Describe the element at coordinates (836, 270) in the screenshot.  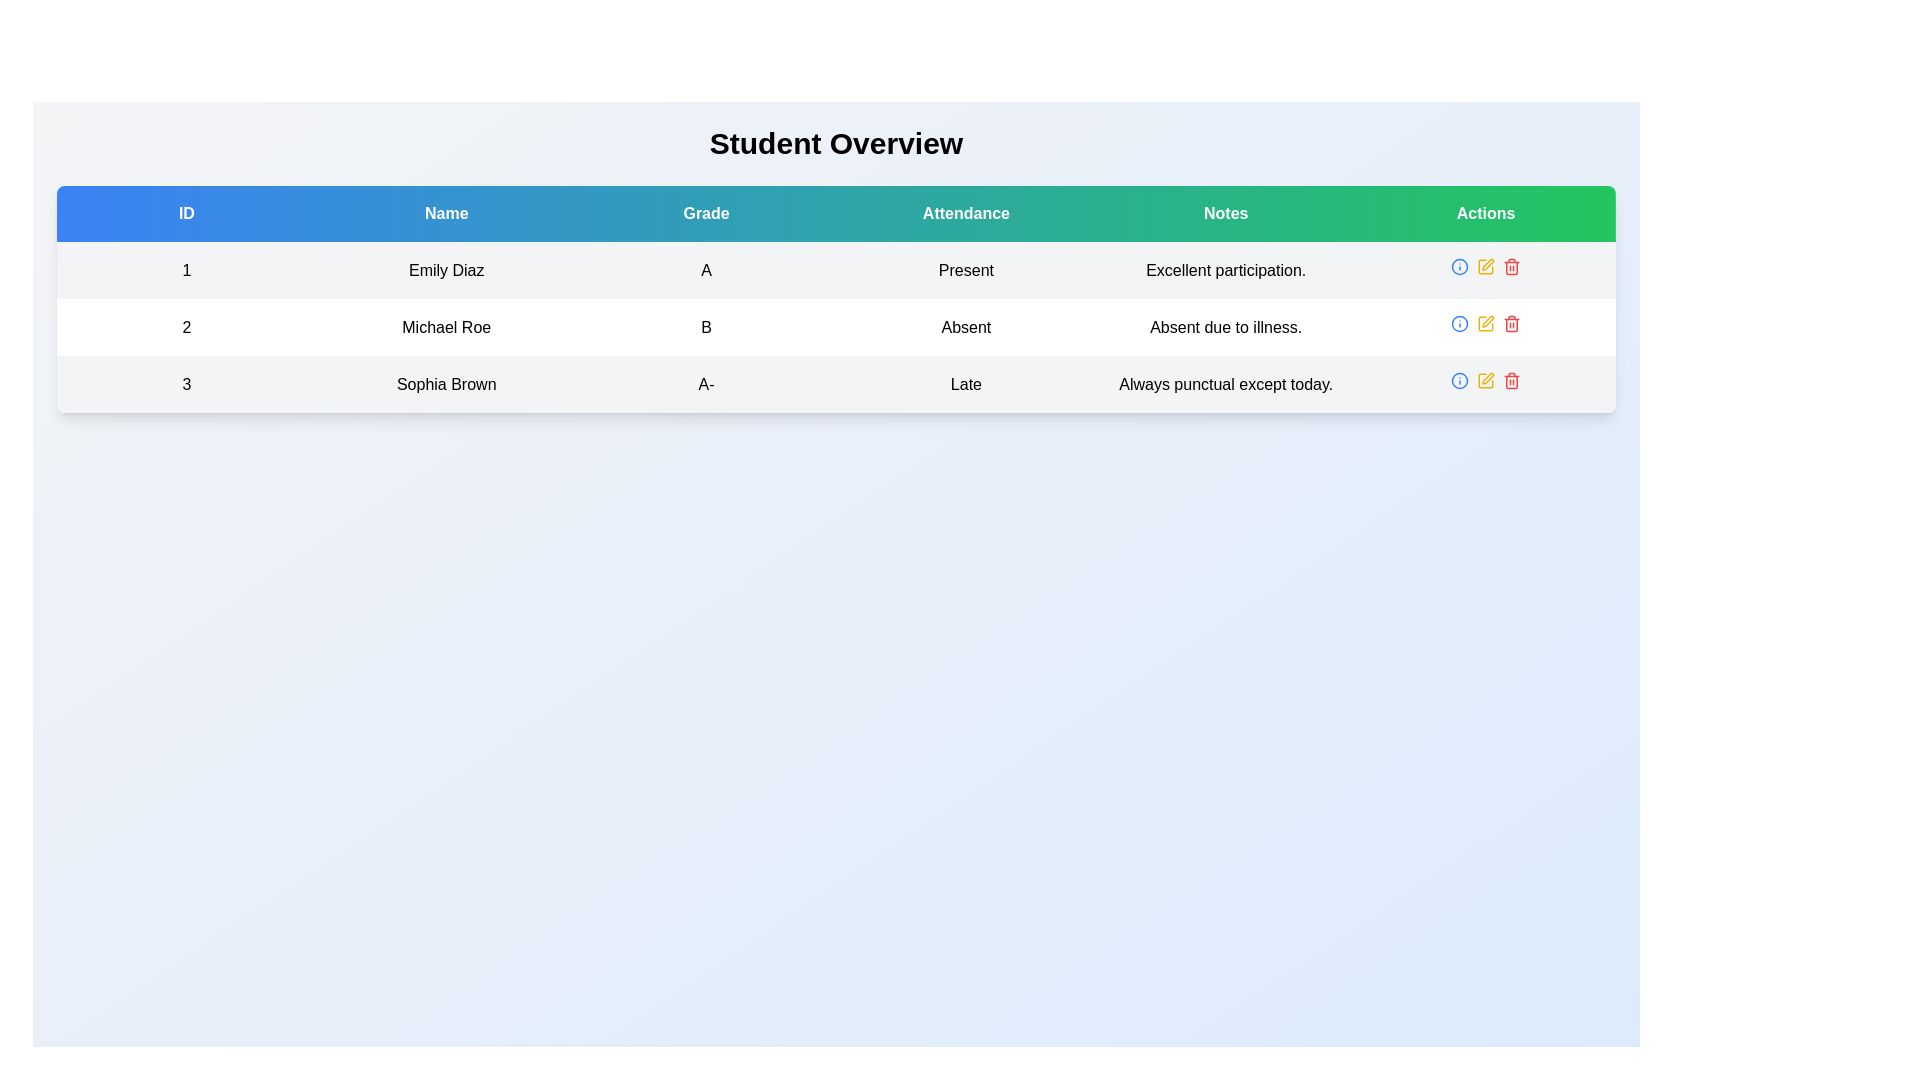
I see `the first table row displaying information about student 'Emily Diaz', which includes her identifier, name, grade, attendance status, and notes` at that location.